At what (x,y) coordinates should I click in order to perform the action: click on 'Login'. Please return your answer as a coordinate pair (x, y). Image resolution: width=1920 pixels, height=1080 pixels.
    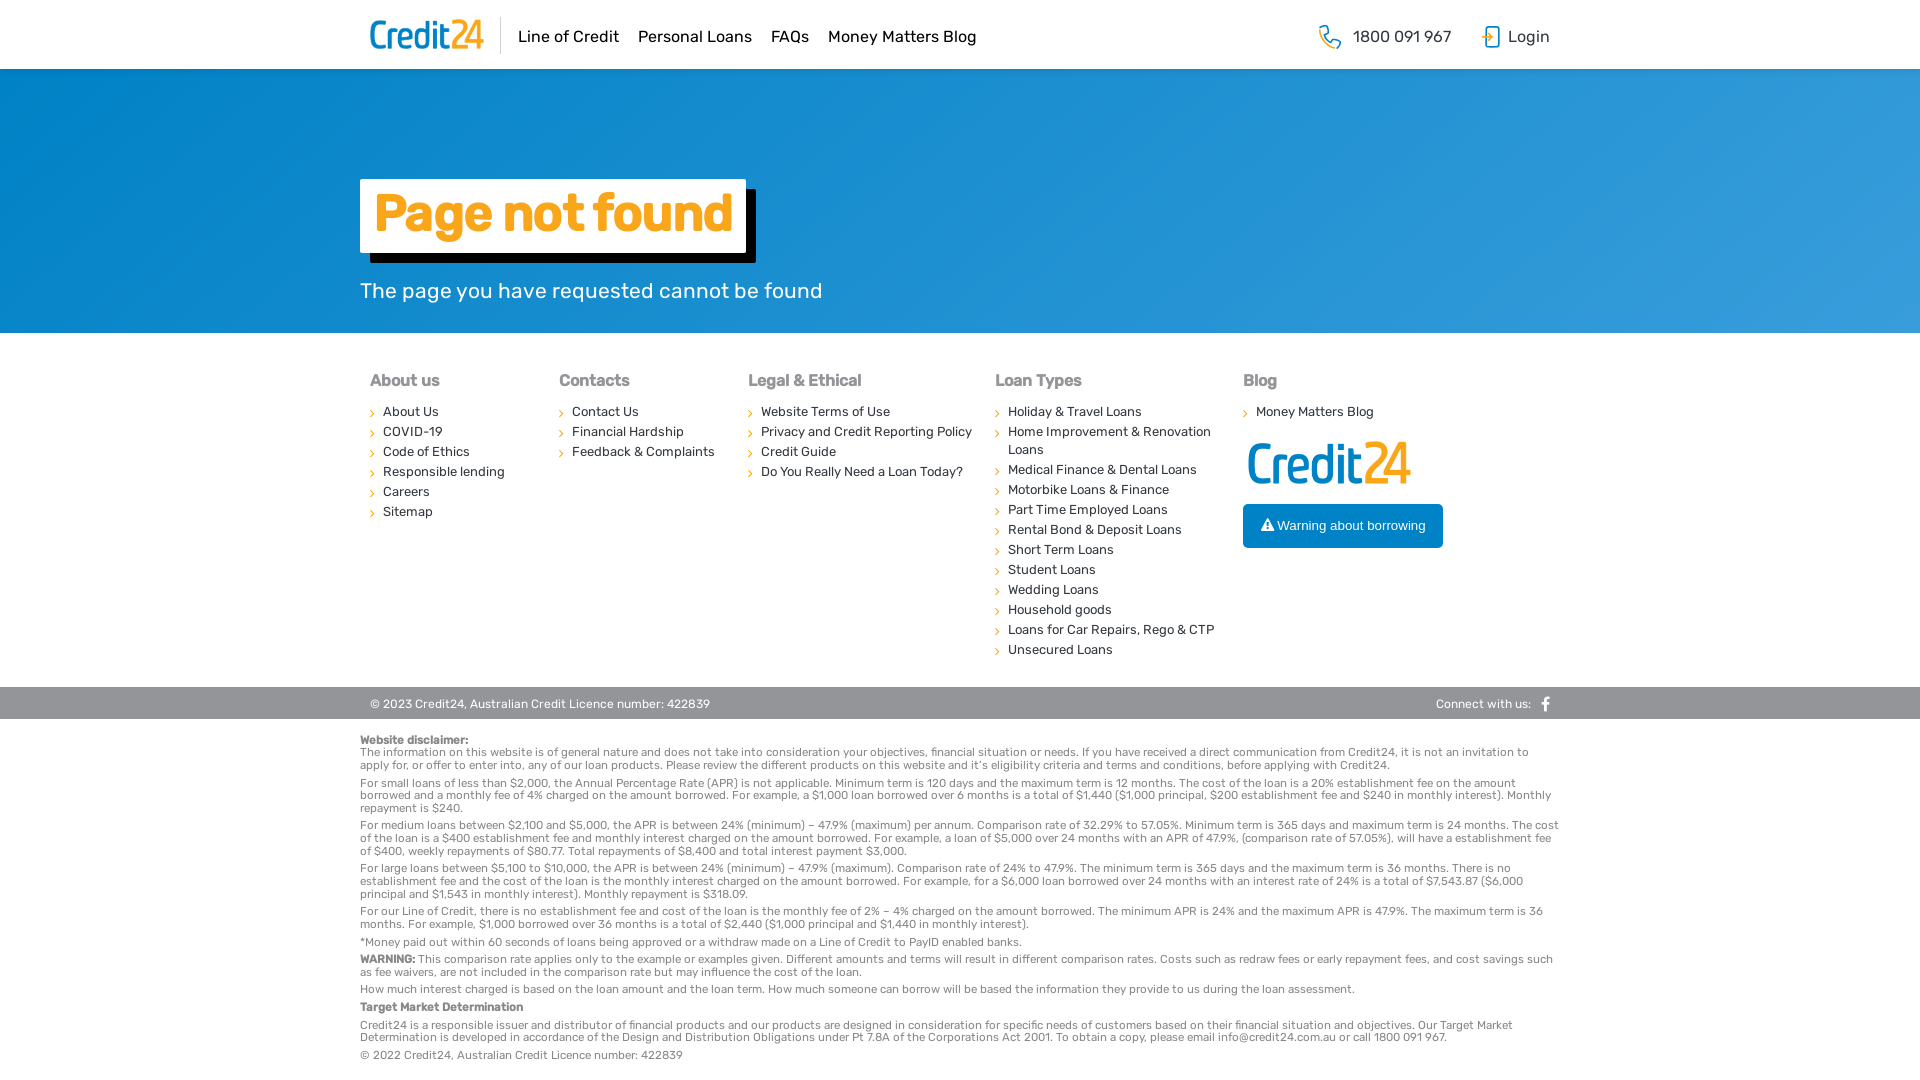
    Looking at the image, I should click on (1528, 36).